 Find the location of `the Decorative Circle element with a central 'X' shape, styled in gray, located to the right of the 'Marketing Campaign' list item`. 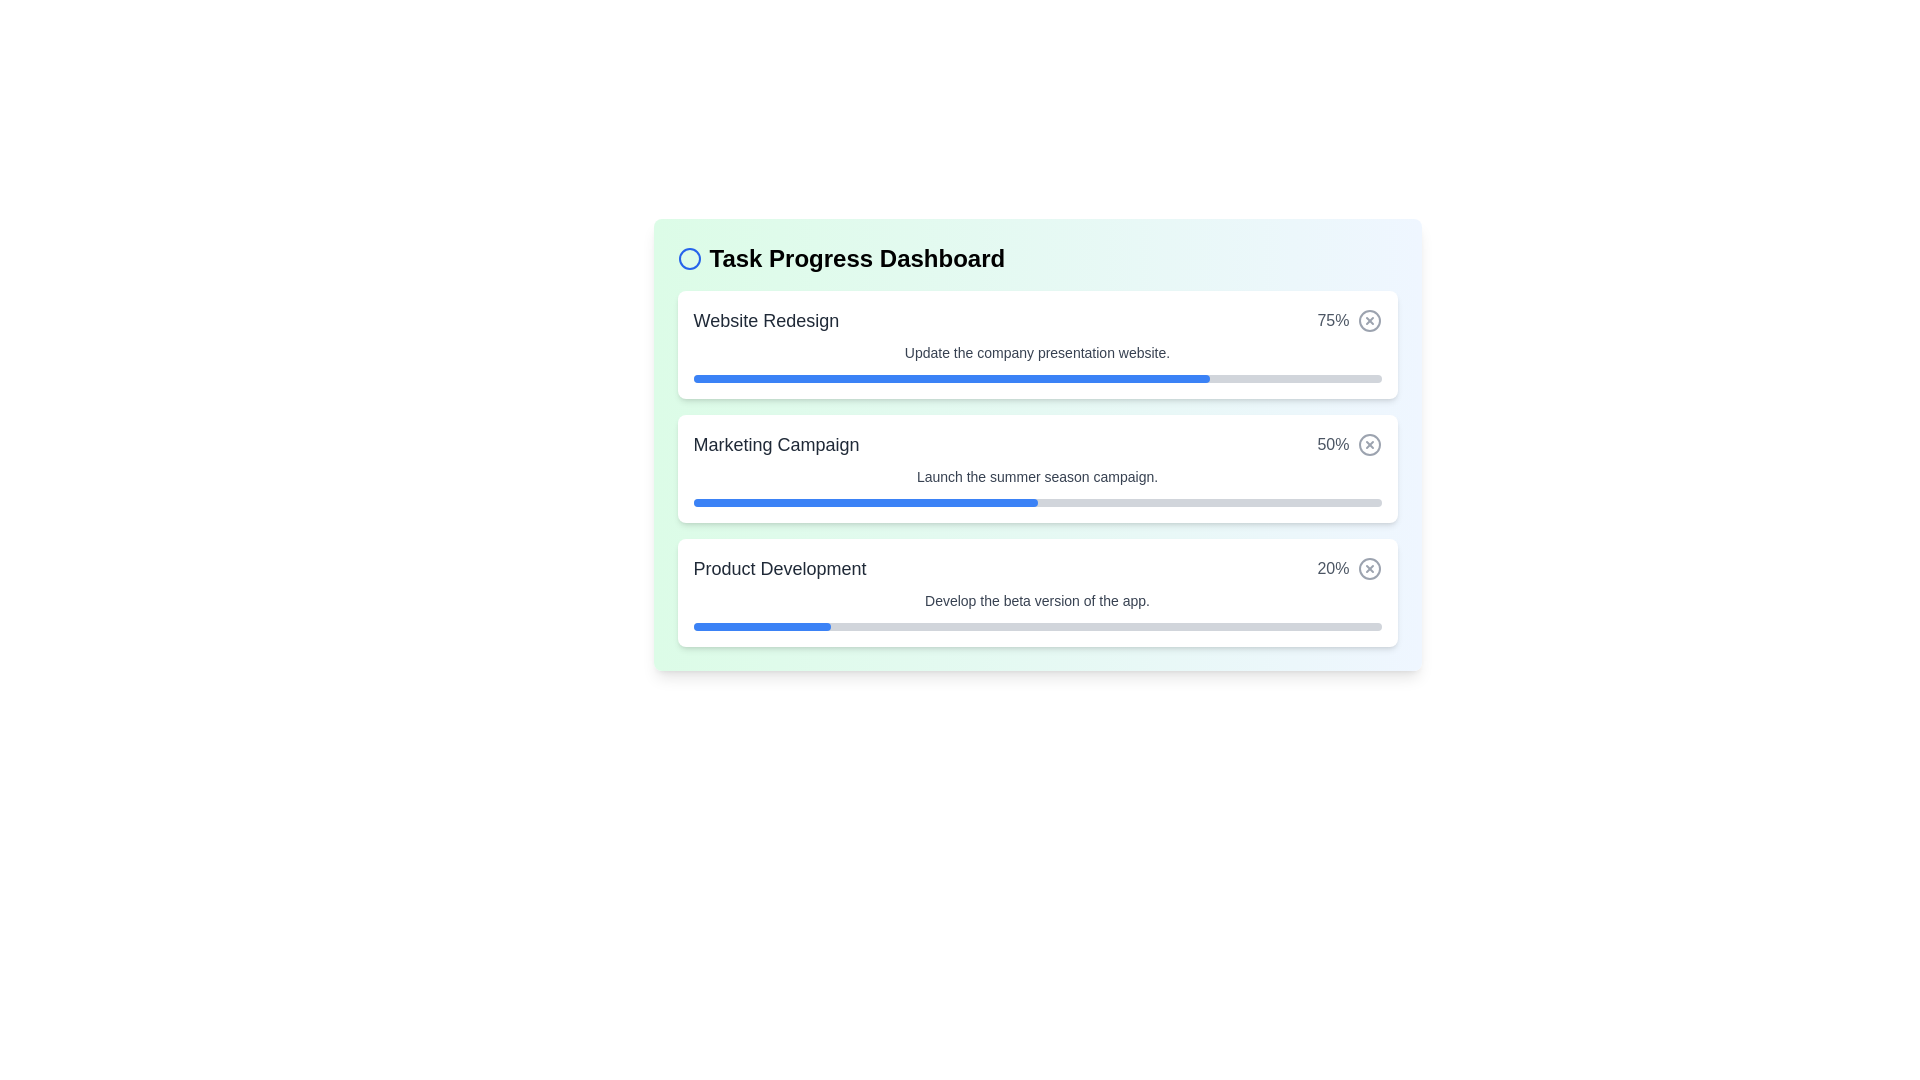

the Decorative Circle element with a central 'X' shape, styled in gray, located to the right of the 'Marketing Campaign' list item is located at coordinates (1368, 443).